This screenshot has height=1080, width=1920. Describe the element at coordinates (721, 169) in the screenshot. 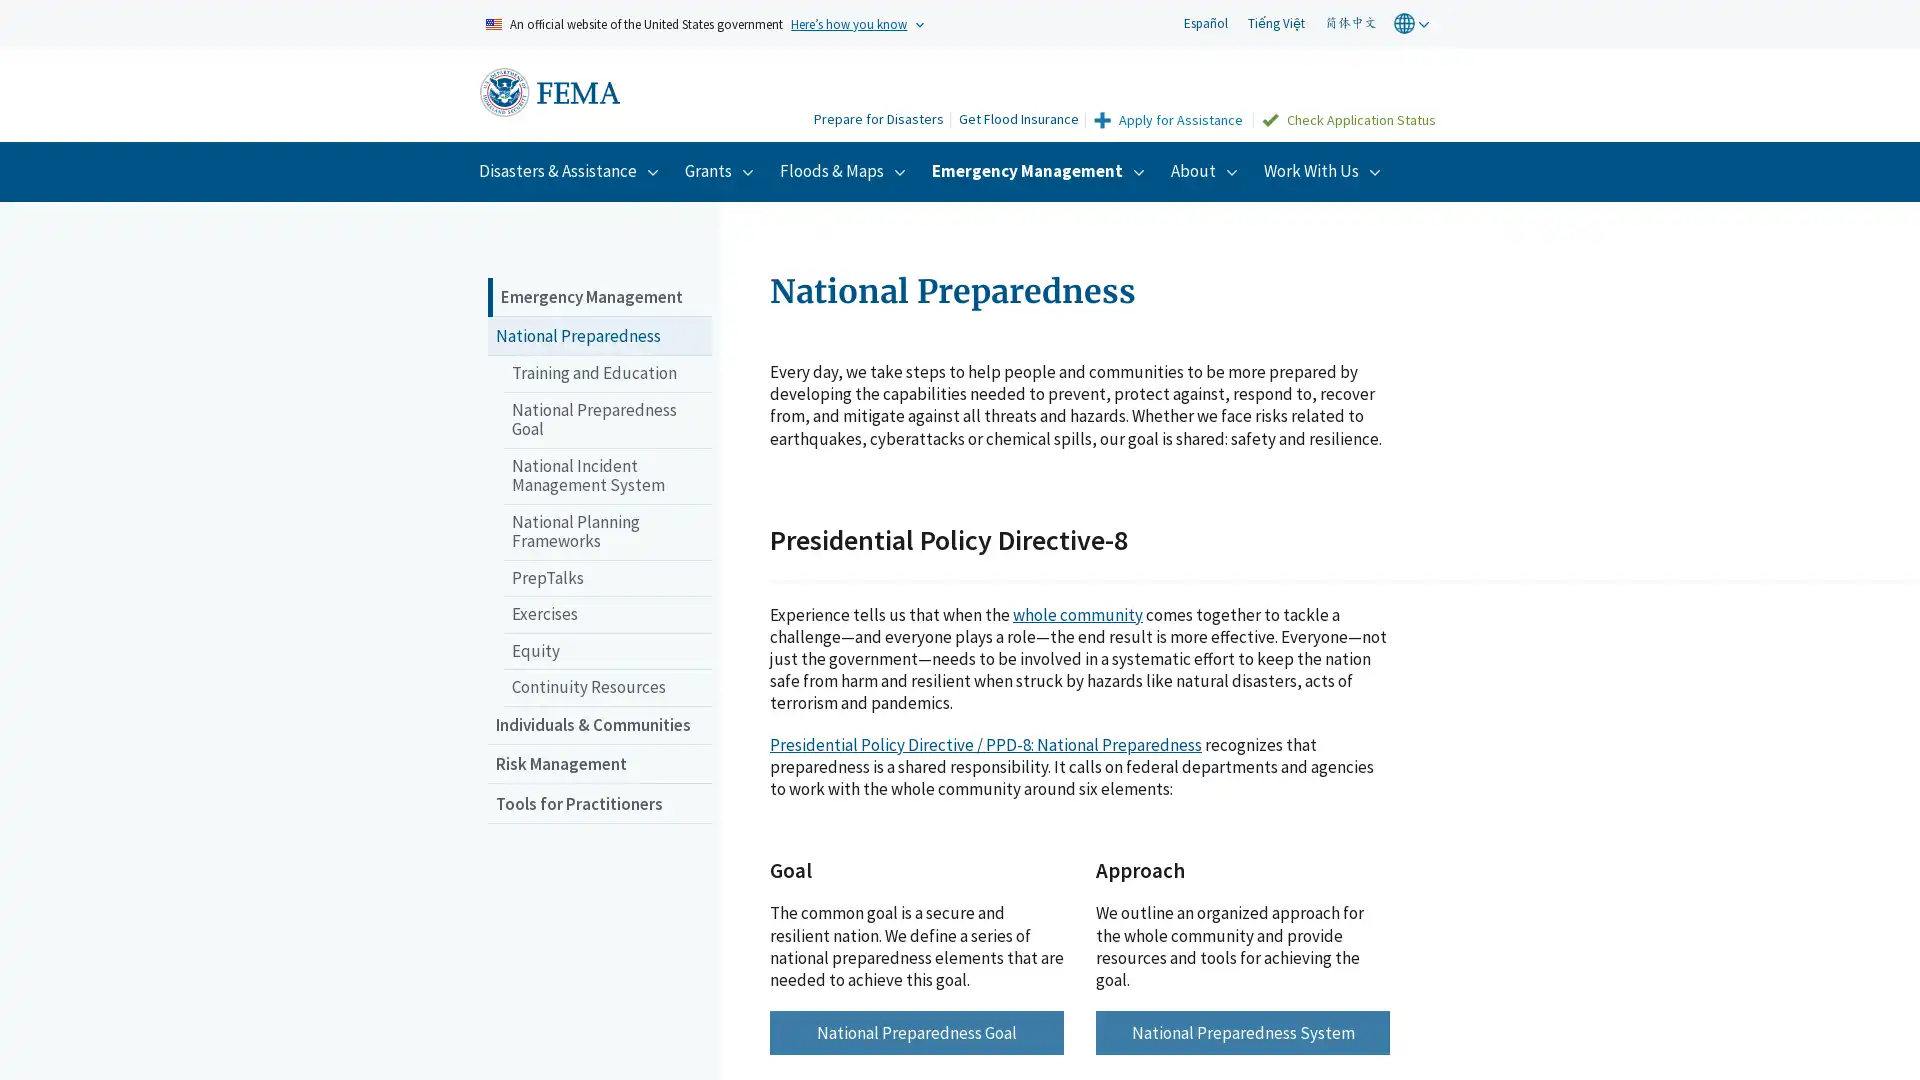

I see `Grants` at that location.